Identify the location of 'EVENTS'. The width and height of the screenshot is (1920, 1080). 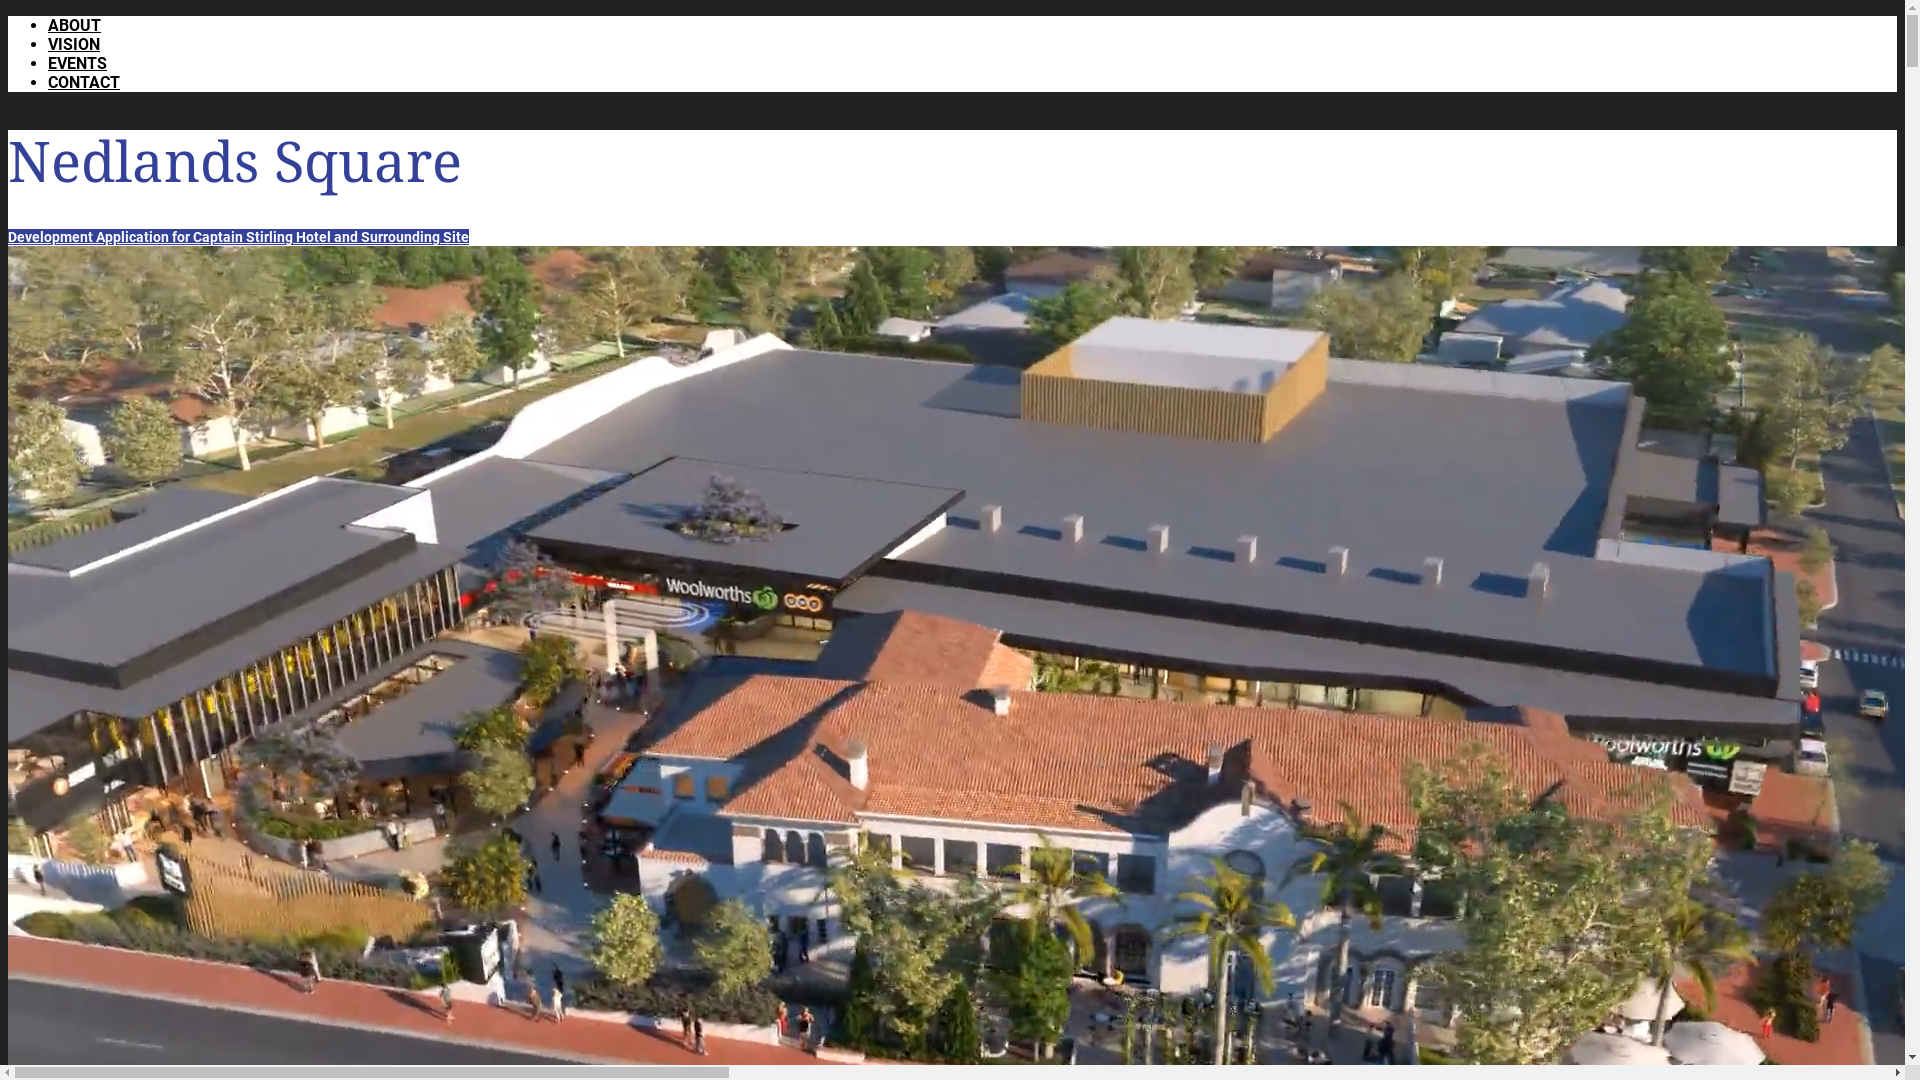
(77, 62).